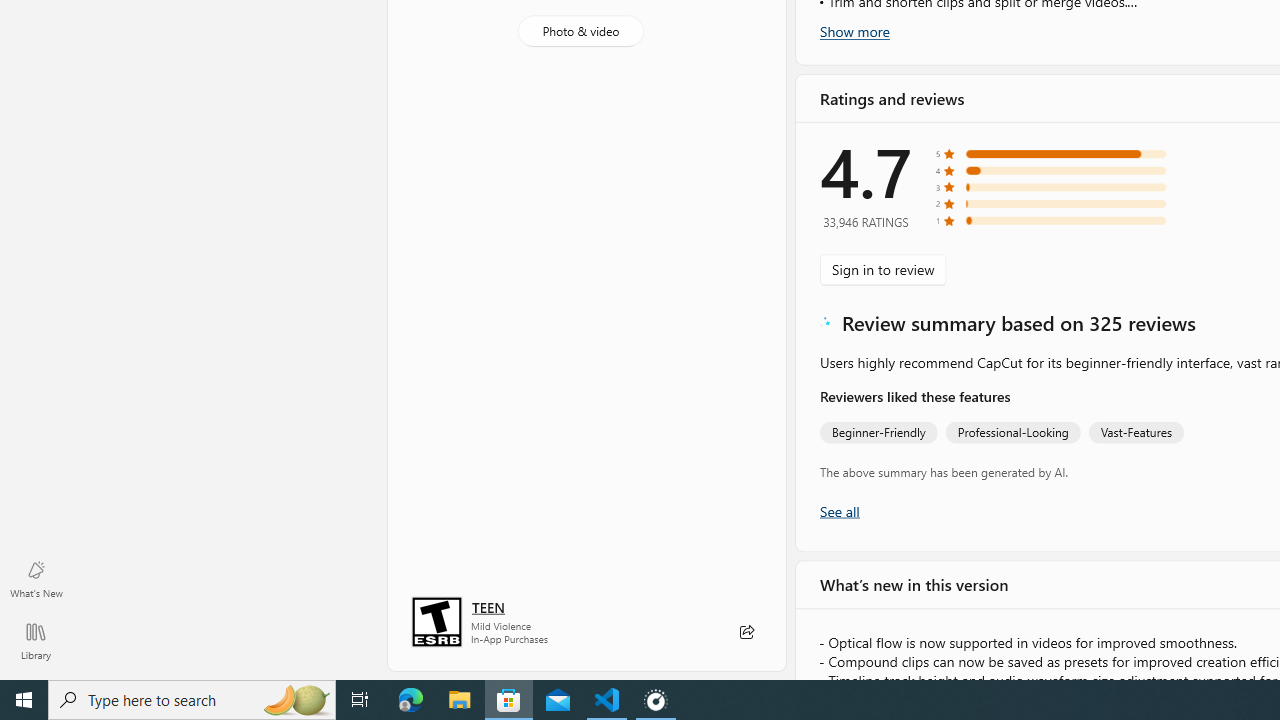 The image size is (1280, 720). Describe the element at coordinates (882, 268) in the screenshot. I see `'Sign in to review'` at that location.